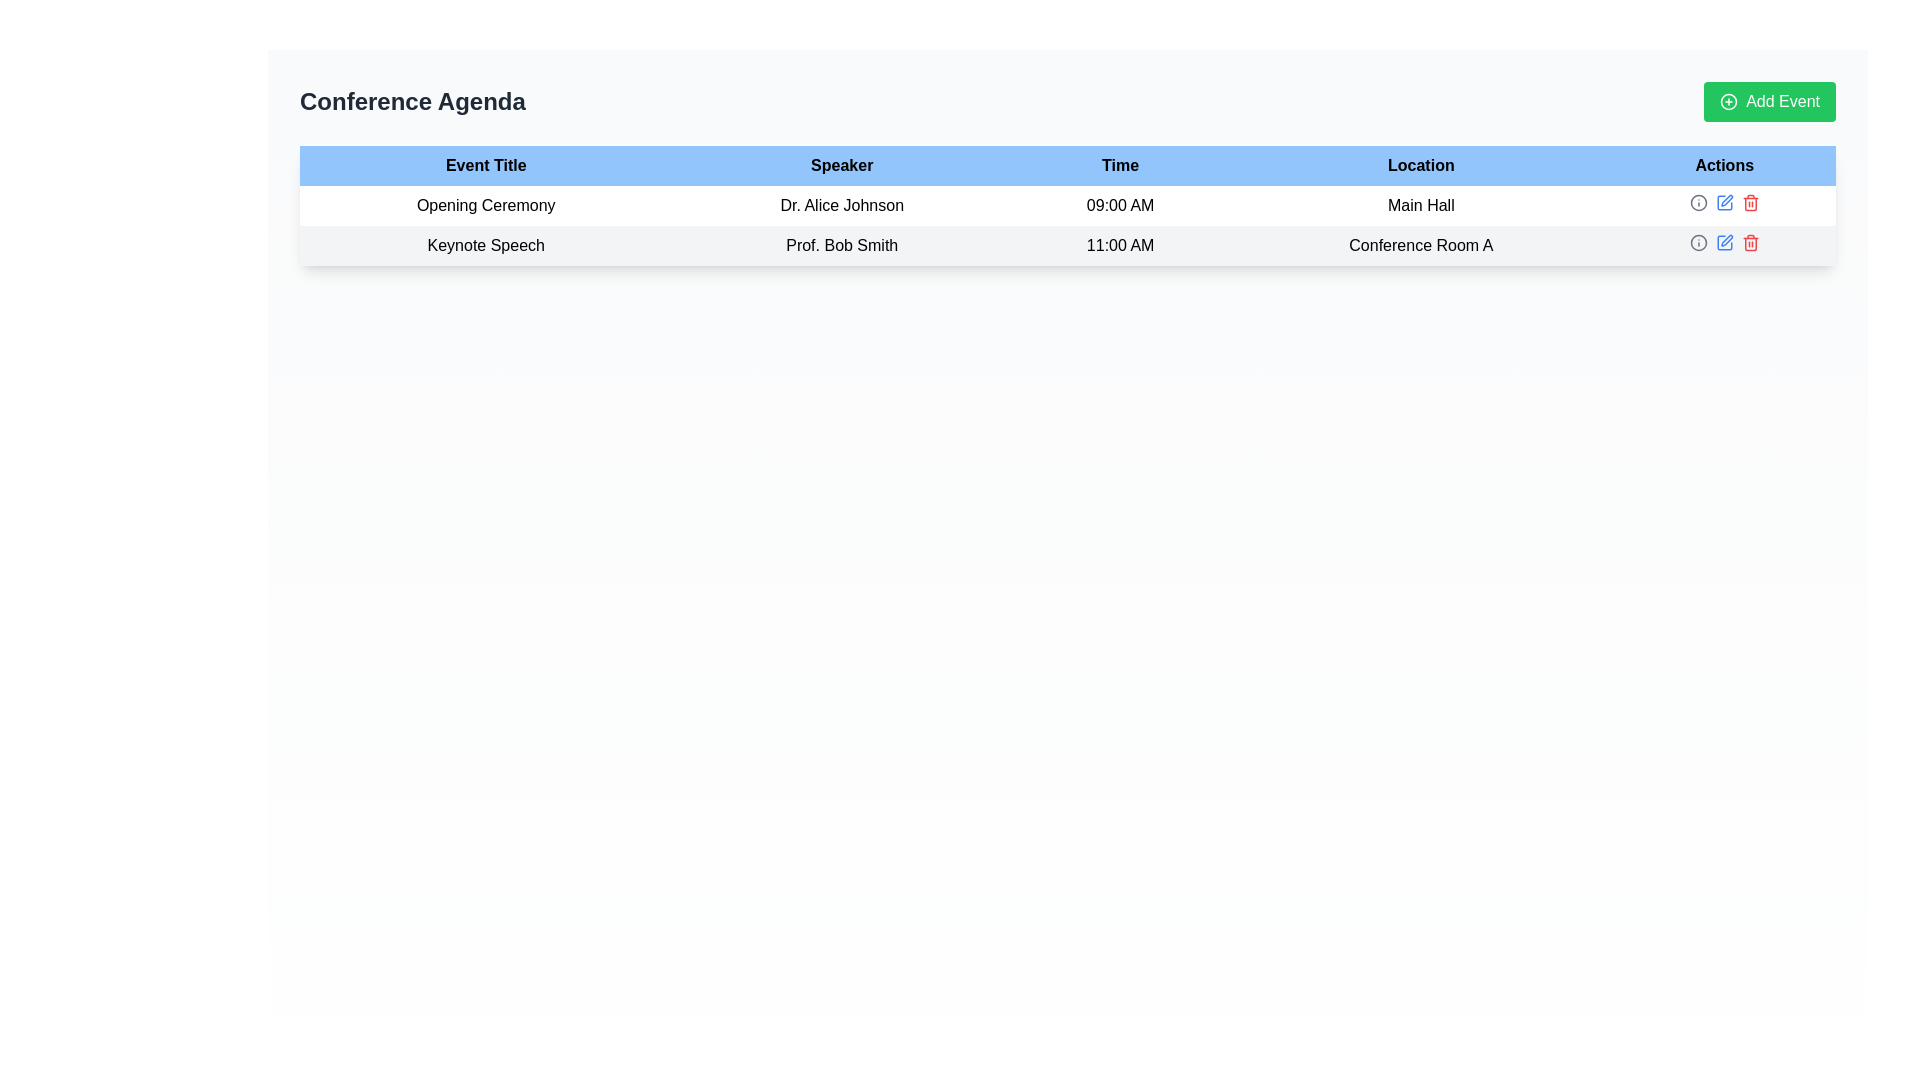 This screenshot has height=1080, width=1920. I want to click on text display element that shows 'Opening Ceremony', located in the first column of the agenda table under 'Event Title', so click(486, 205).